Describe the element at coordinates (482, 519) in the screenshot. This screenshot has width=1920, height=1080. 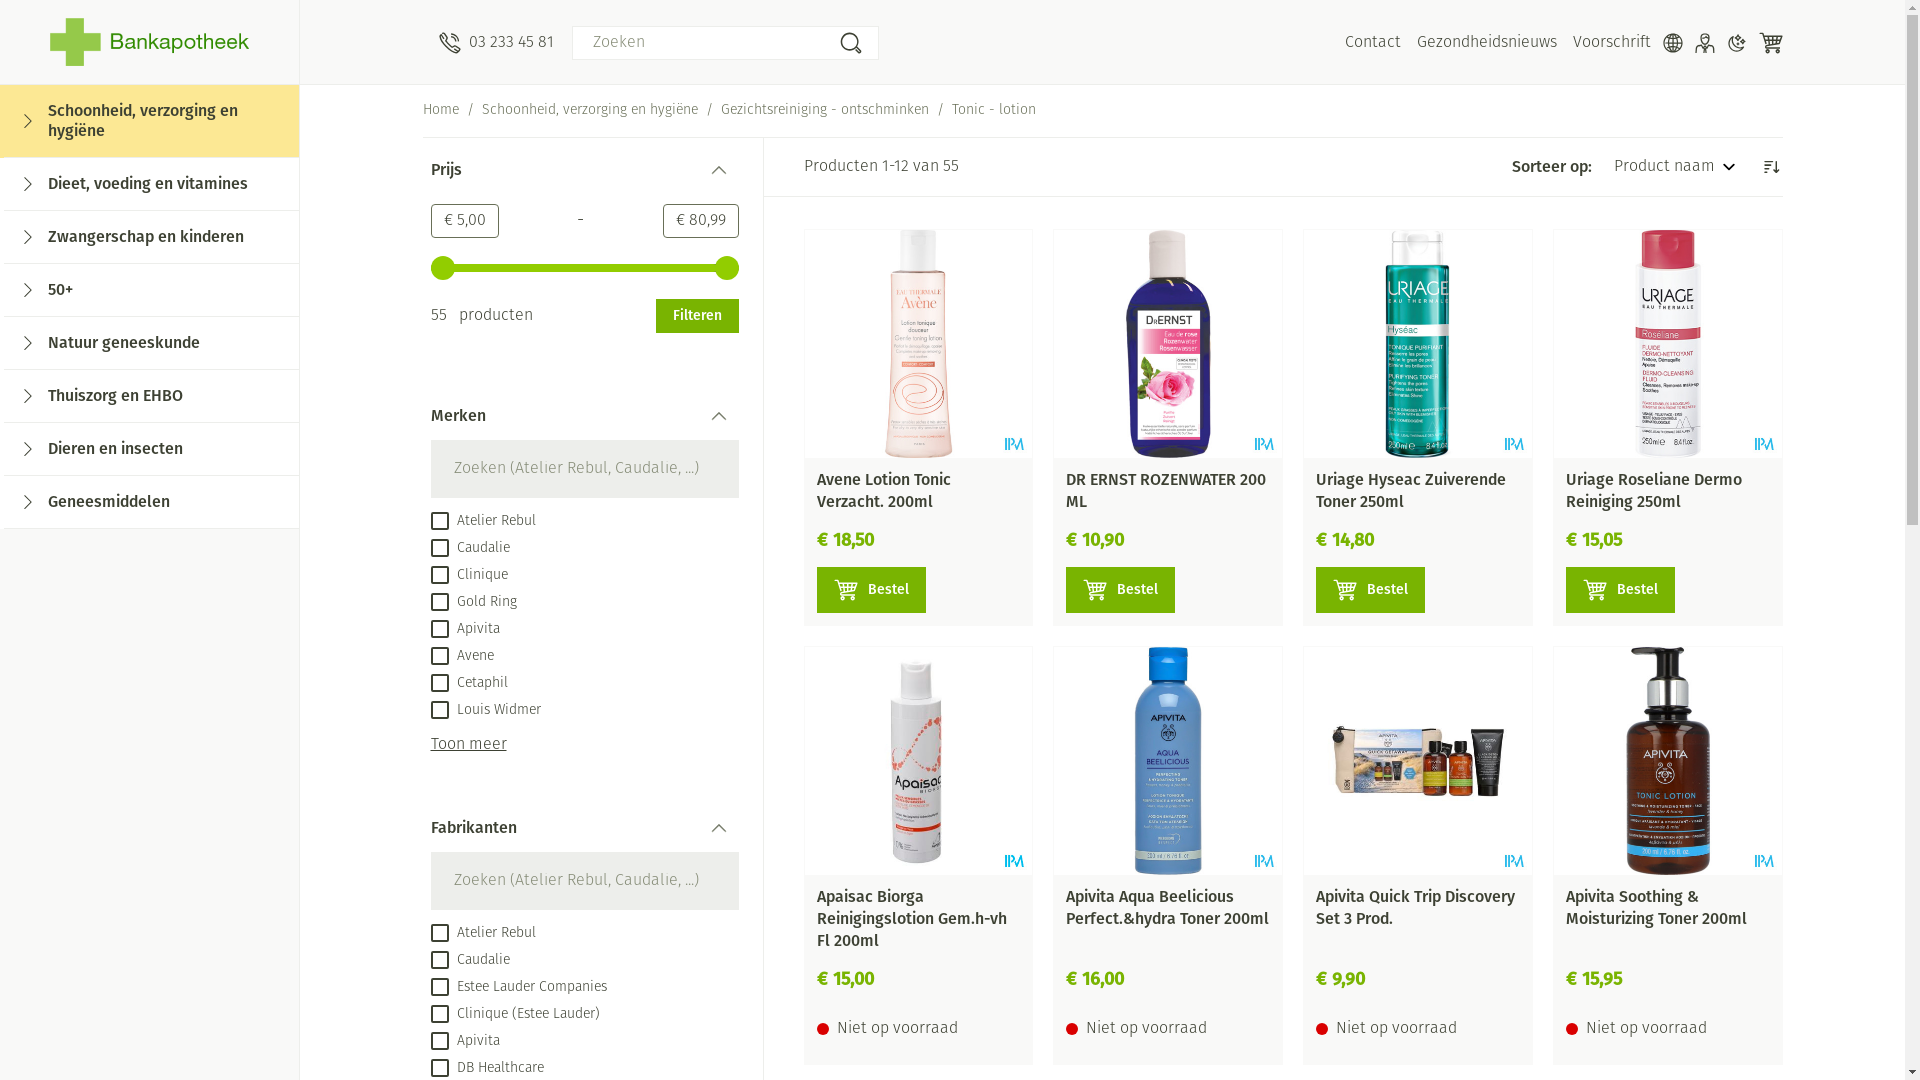
I see `'Atelier Rebul'` at that location.